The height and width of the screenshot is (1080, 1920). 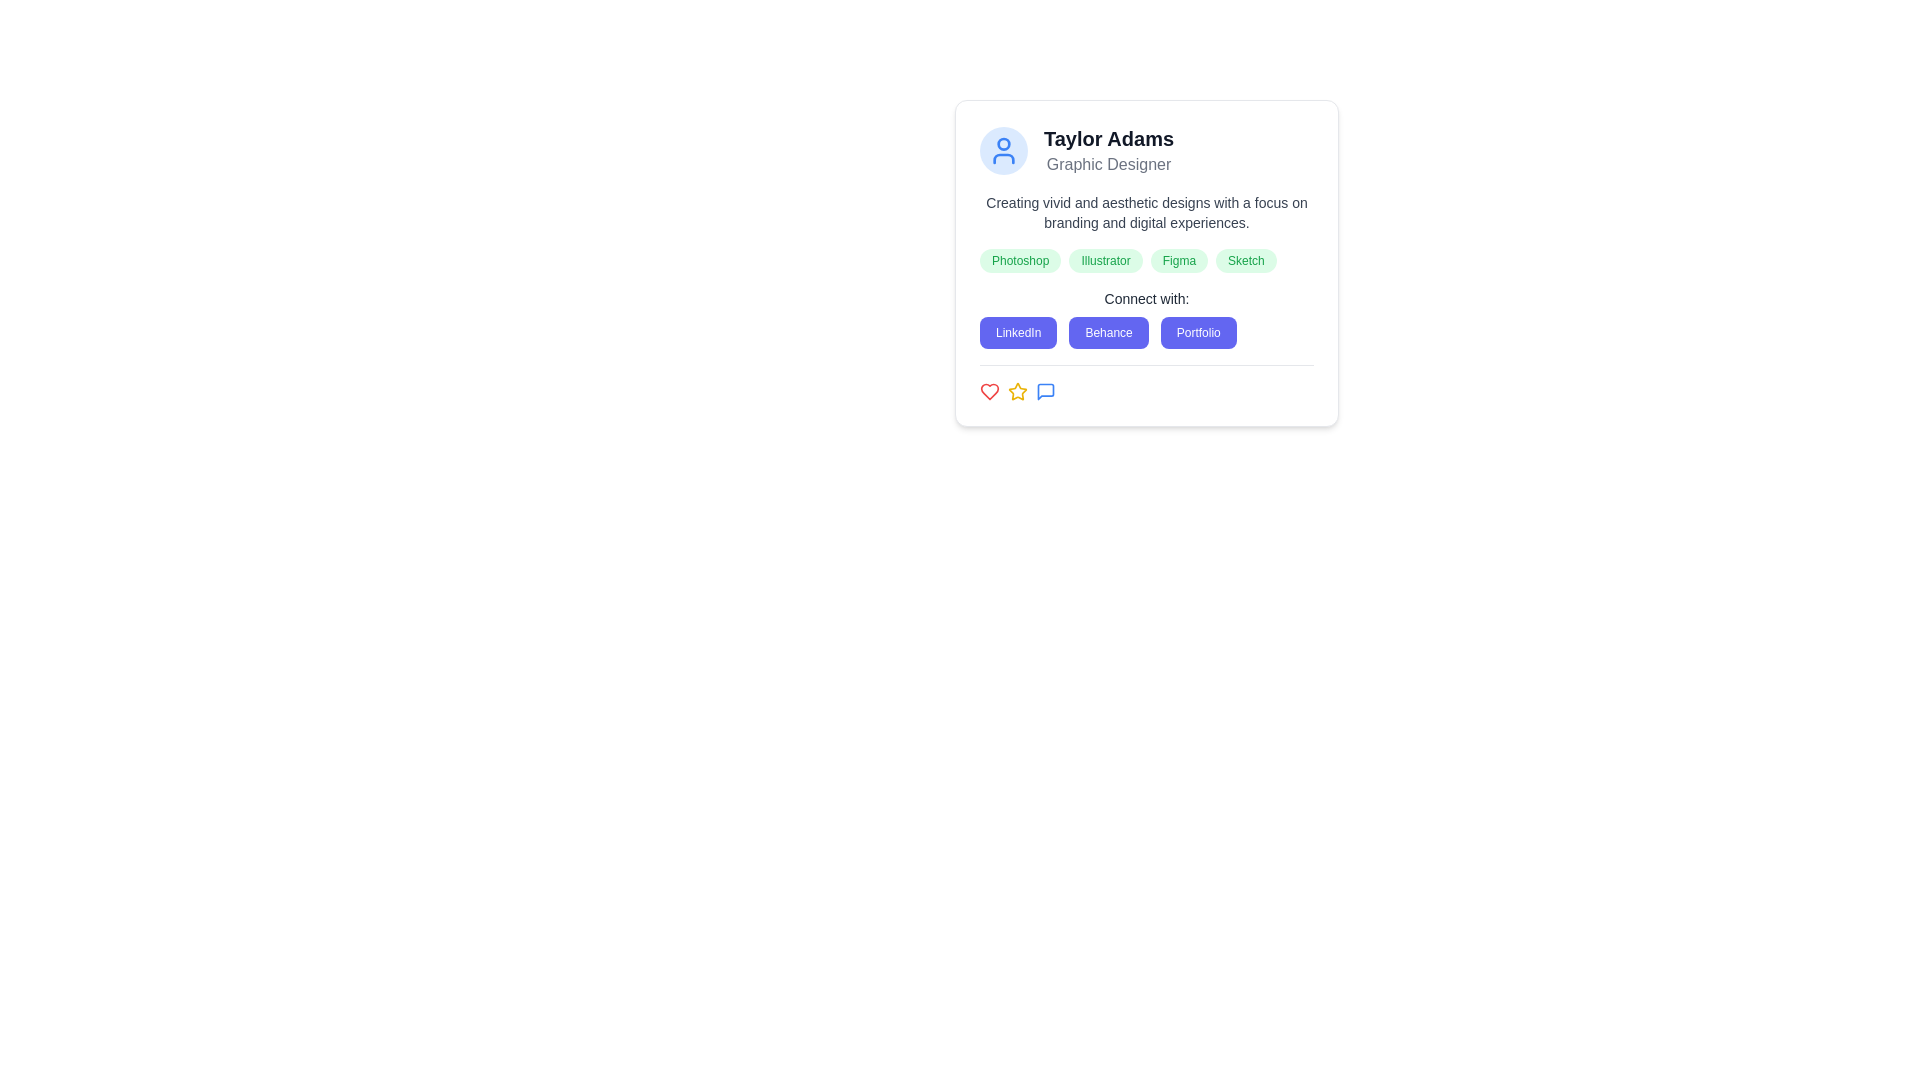 What do you see at coordinates (1198, 331) in the screenshot?
I see `the 'Portfolio' button located below the 'Connect with:' section, which is the third button in a horizontal sequence of three buttons` at bounding box center [1198, 331].